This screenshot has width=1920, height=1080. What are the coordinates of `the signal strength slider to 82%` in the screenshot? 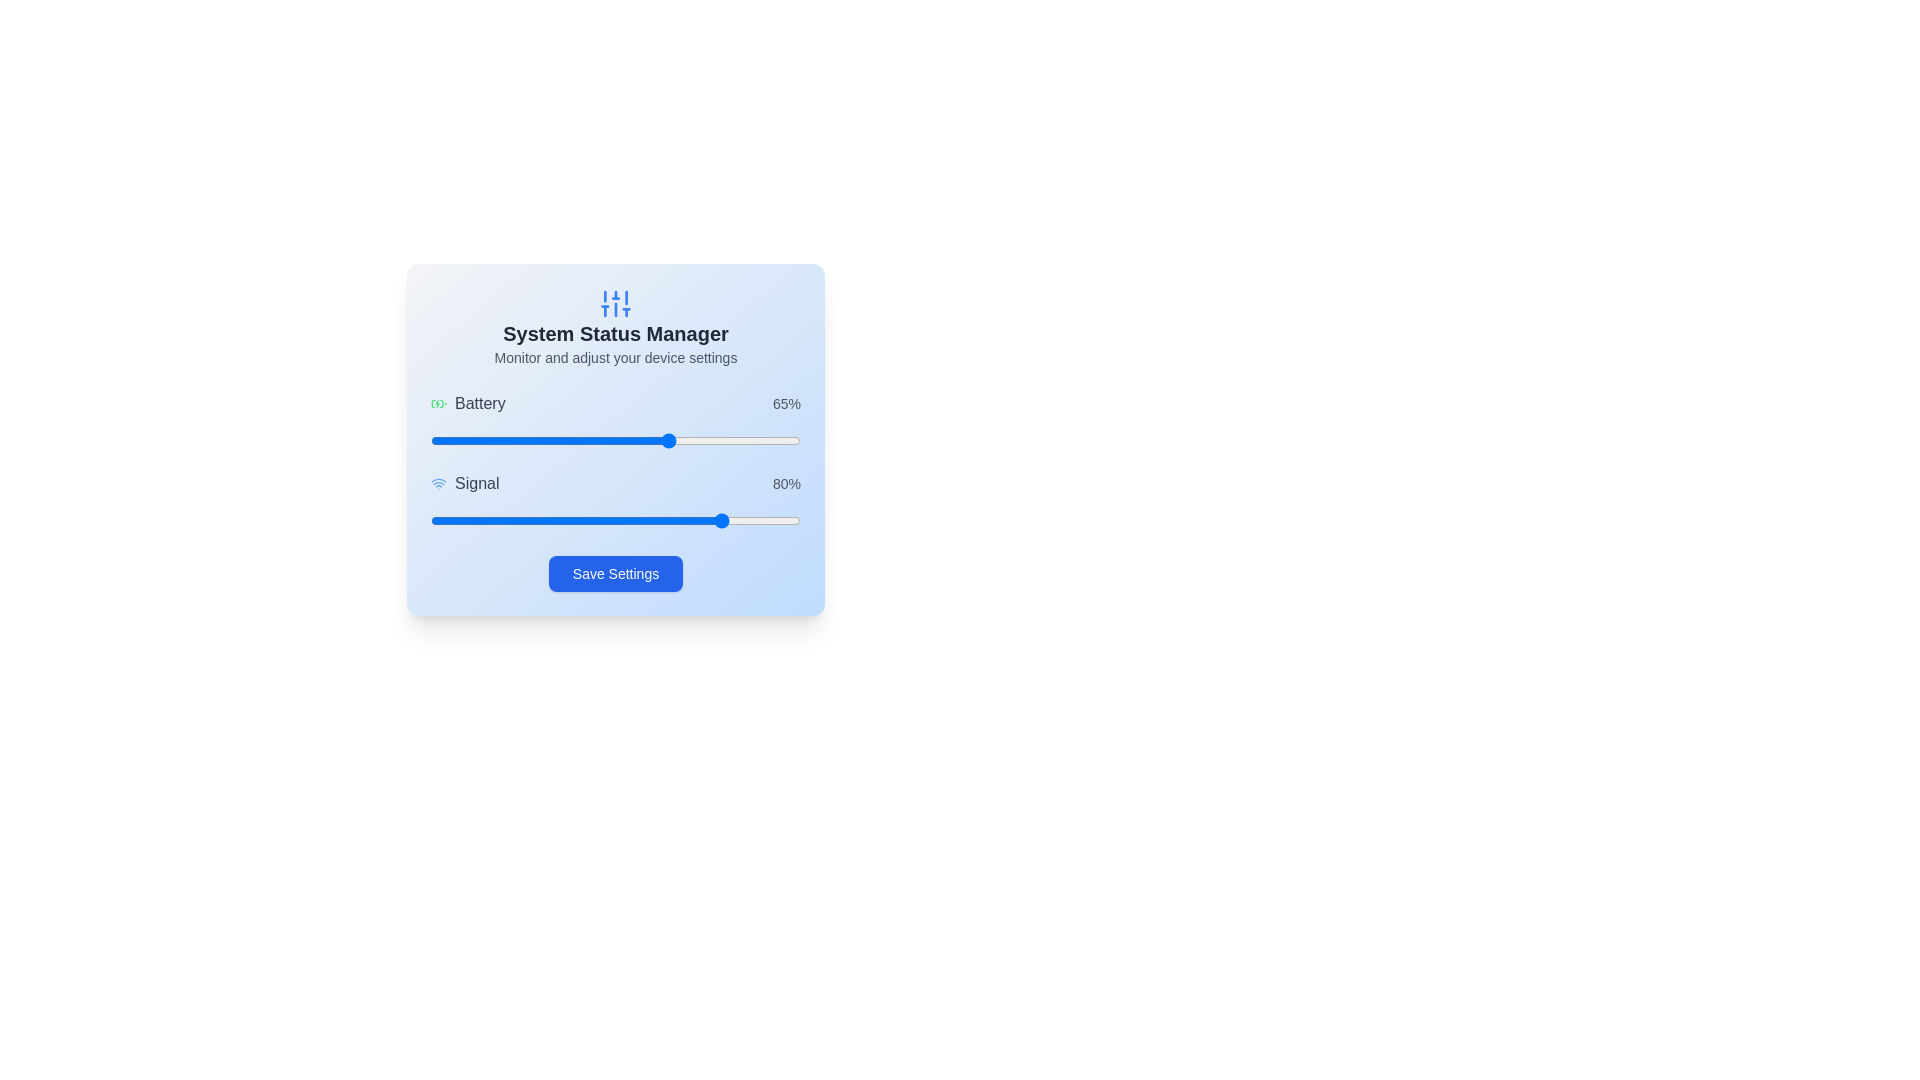 It's located at (733, 519).